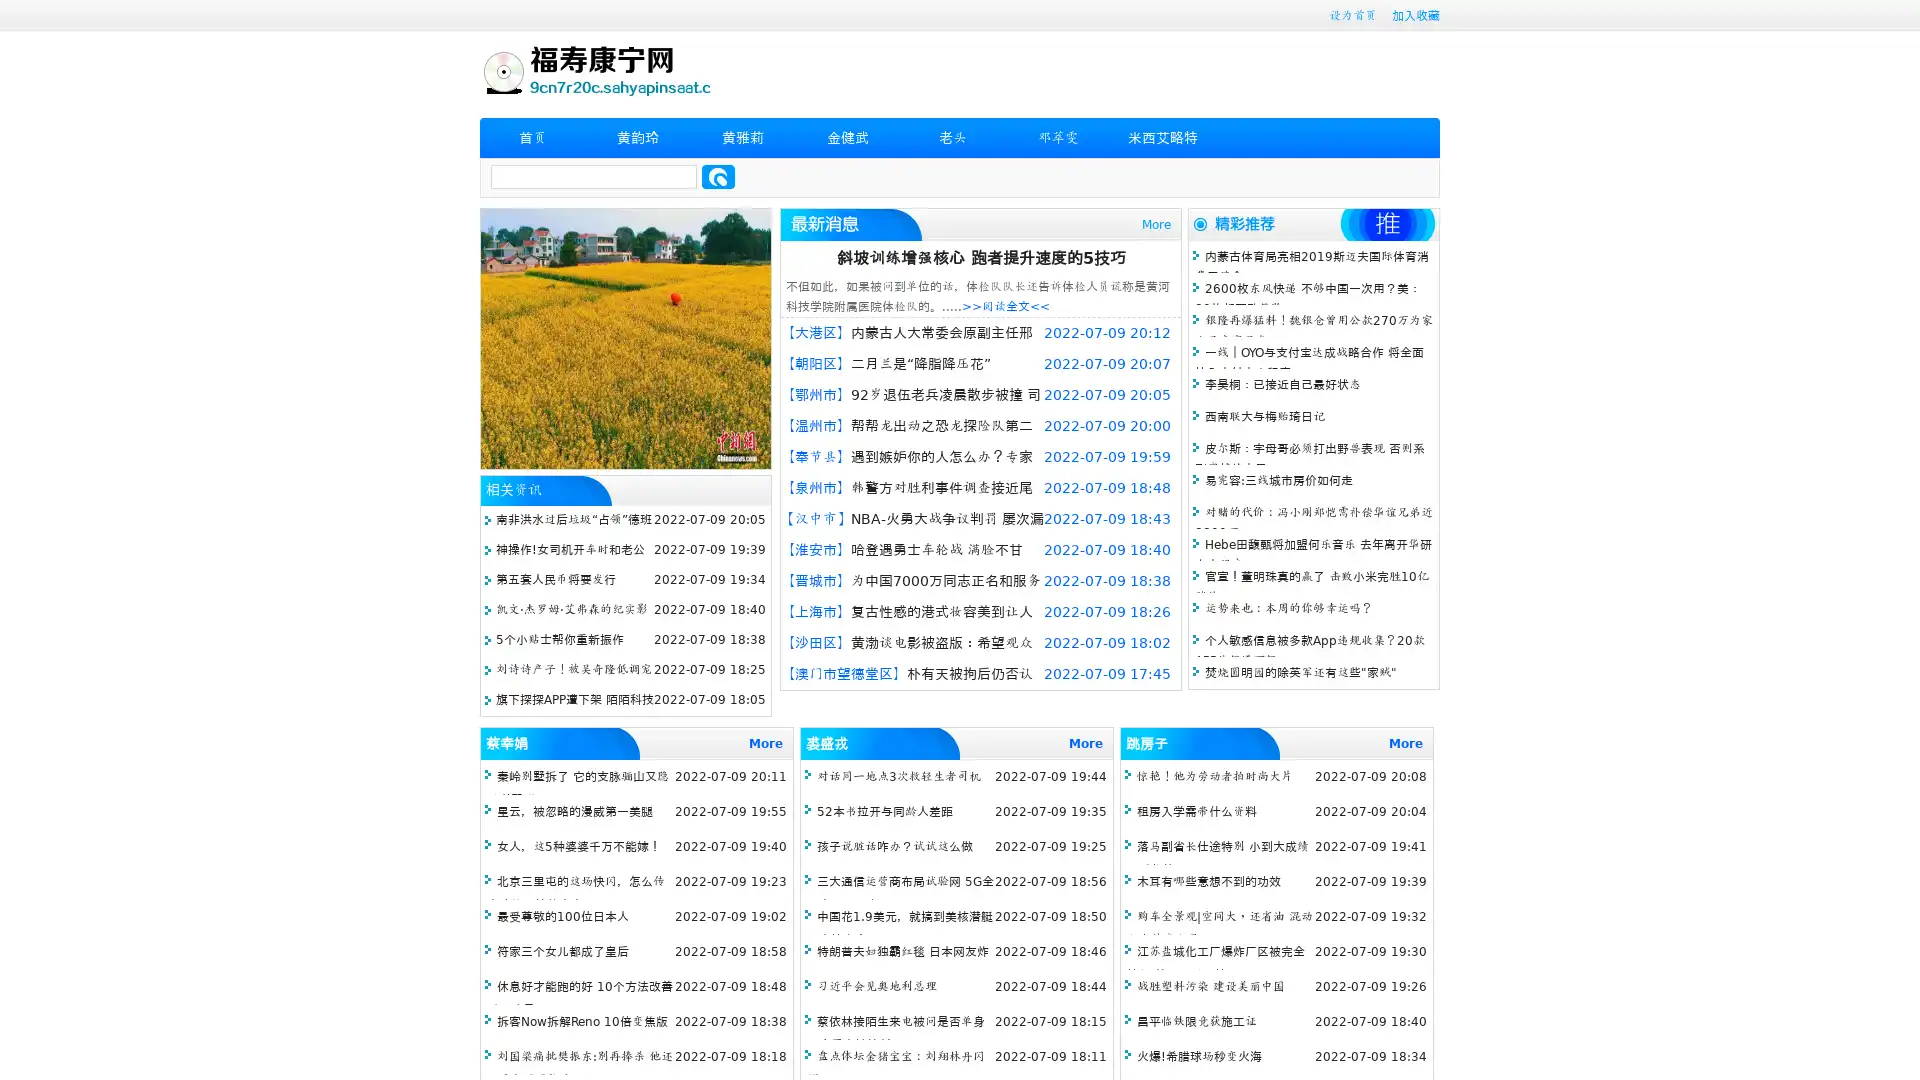 The width and height of the screenshot is (1920, 1080). I want to click on Search, so click(718, 176).